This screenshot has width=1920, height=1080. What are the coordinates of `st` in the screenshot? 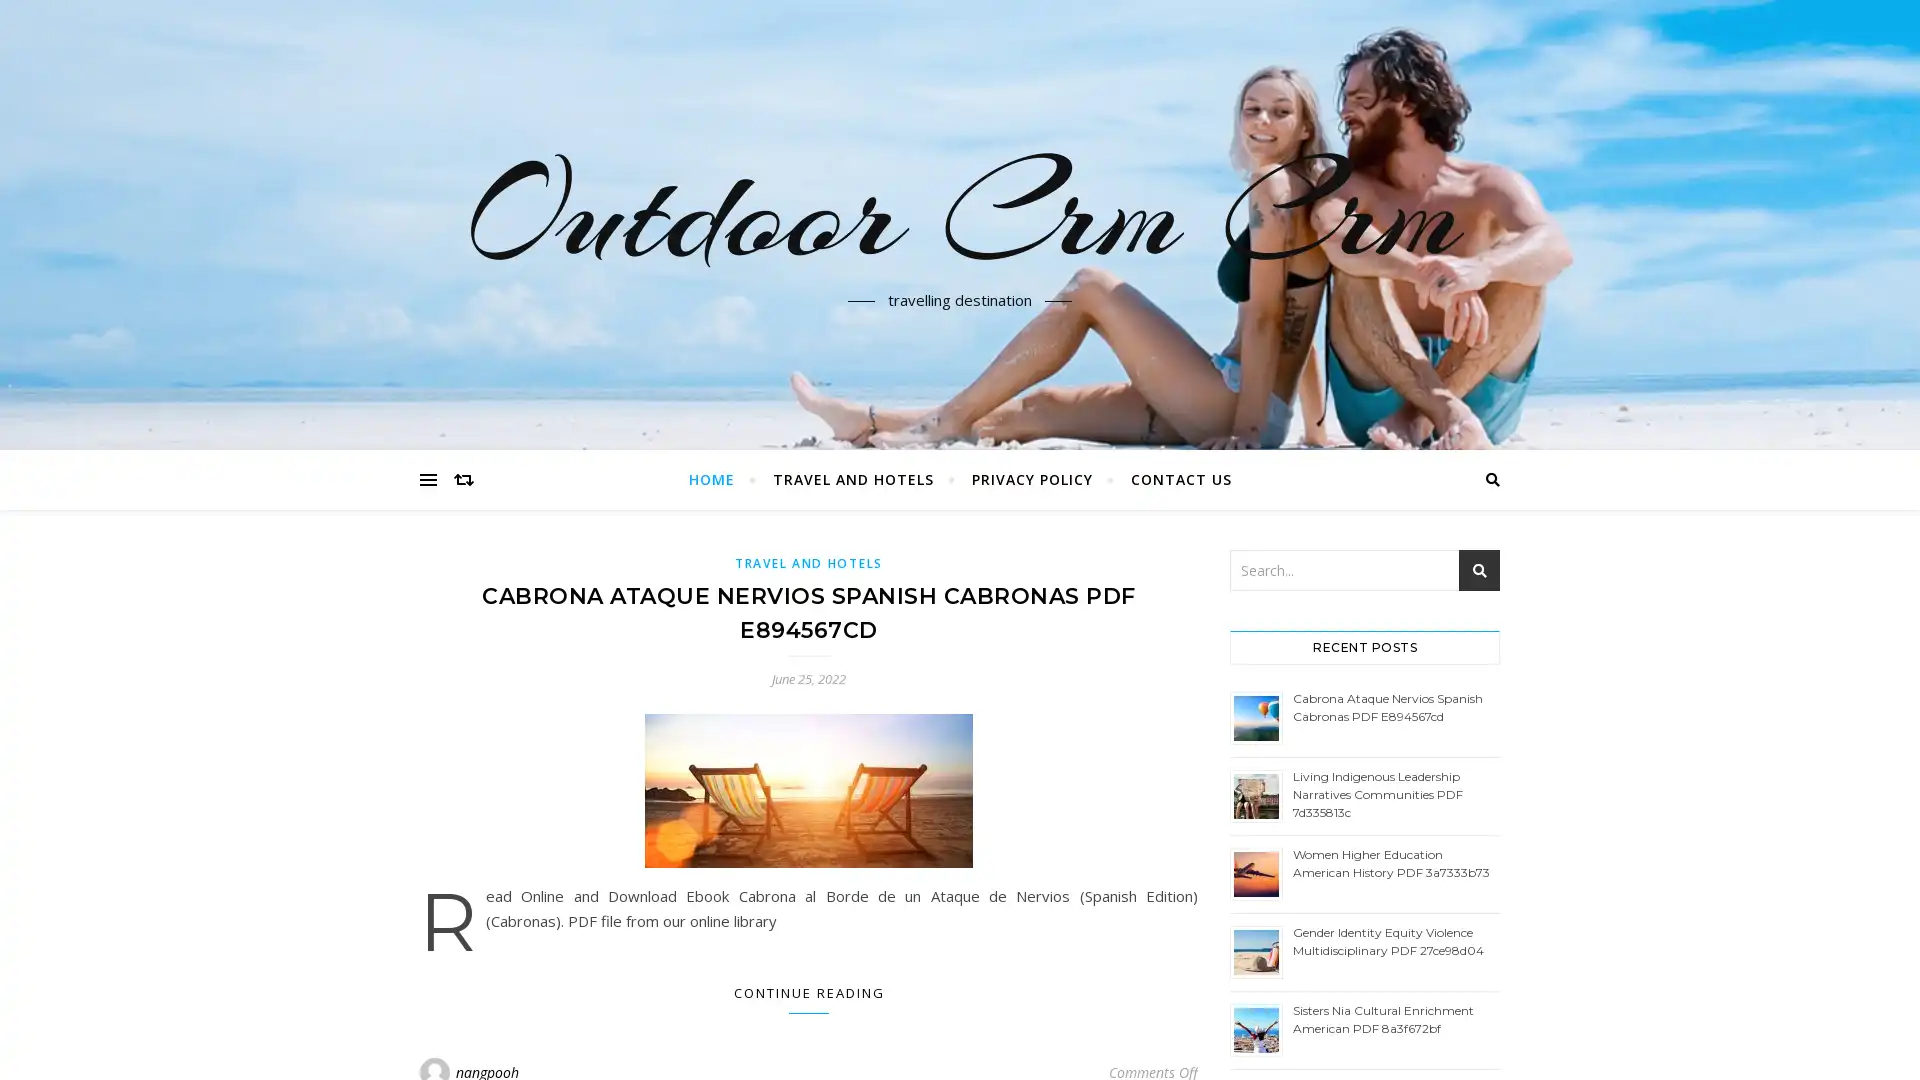 It's located at (1479, 570).